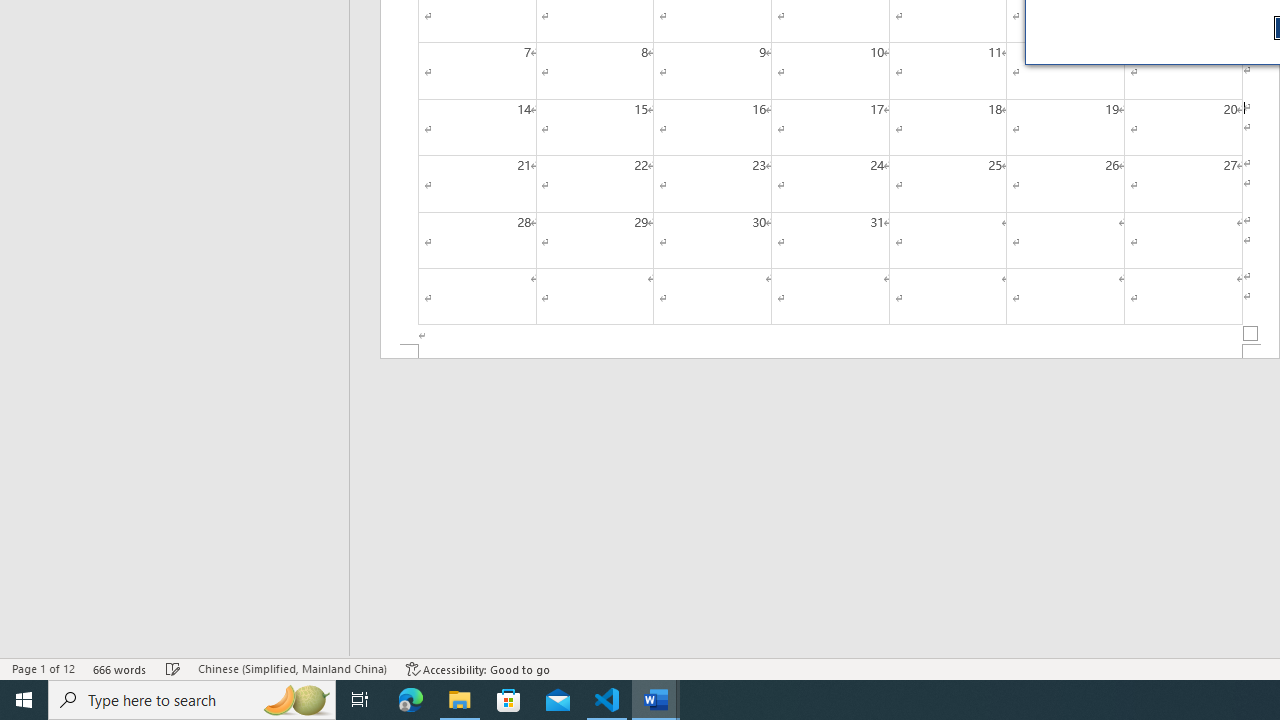 The image size is (1280, 720). I want to click on 'Footer -Section 1-', so click(830, 350).